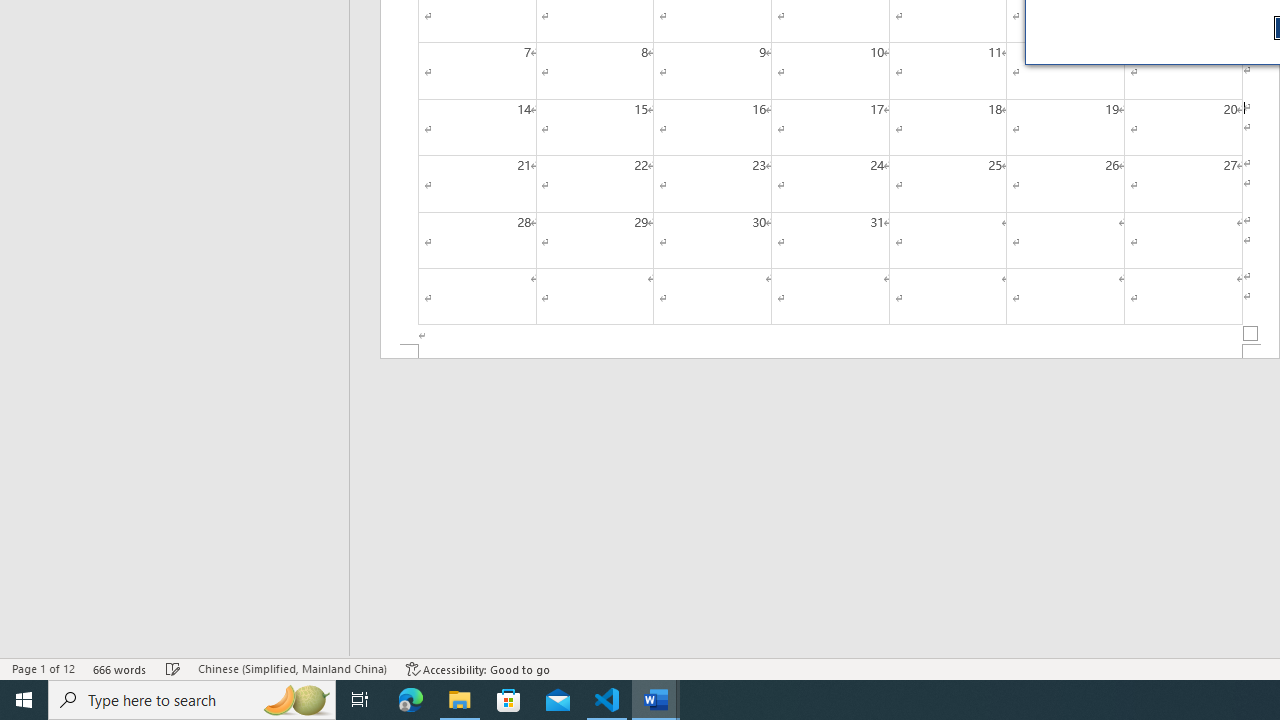 The image size is (1280, 720). I want to click on 'Footer -Section 1-', so click(830, 350).